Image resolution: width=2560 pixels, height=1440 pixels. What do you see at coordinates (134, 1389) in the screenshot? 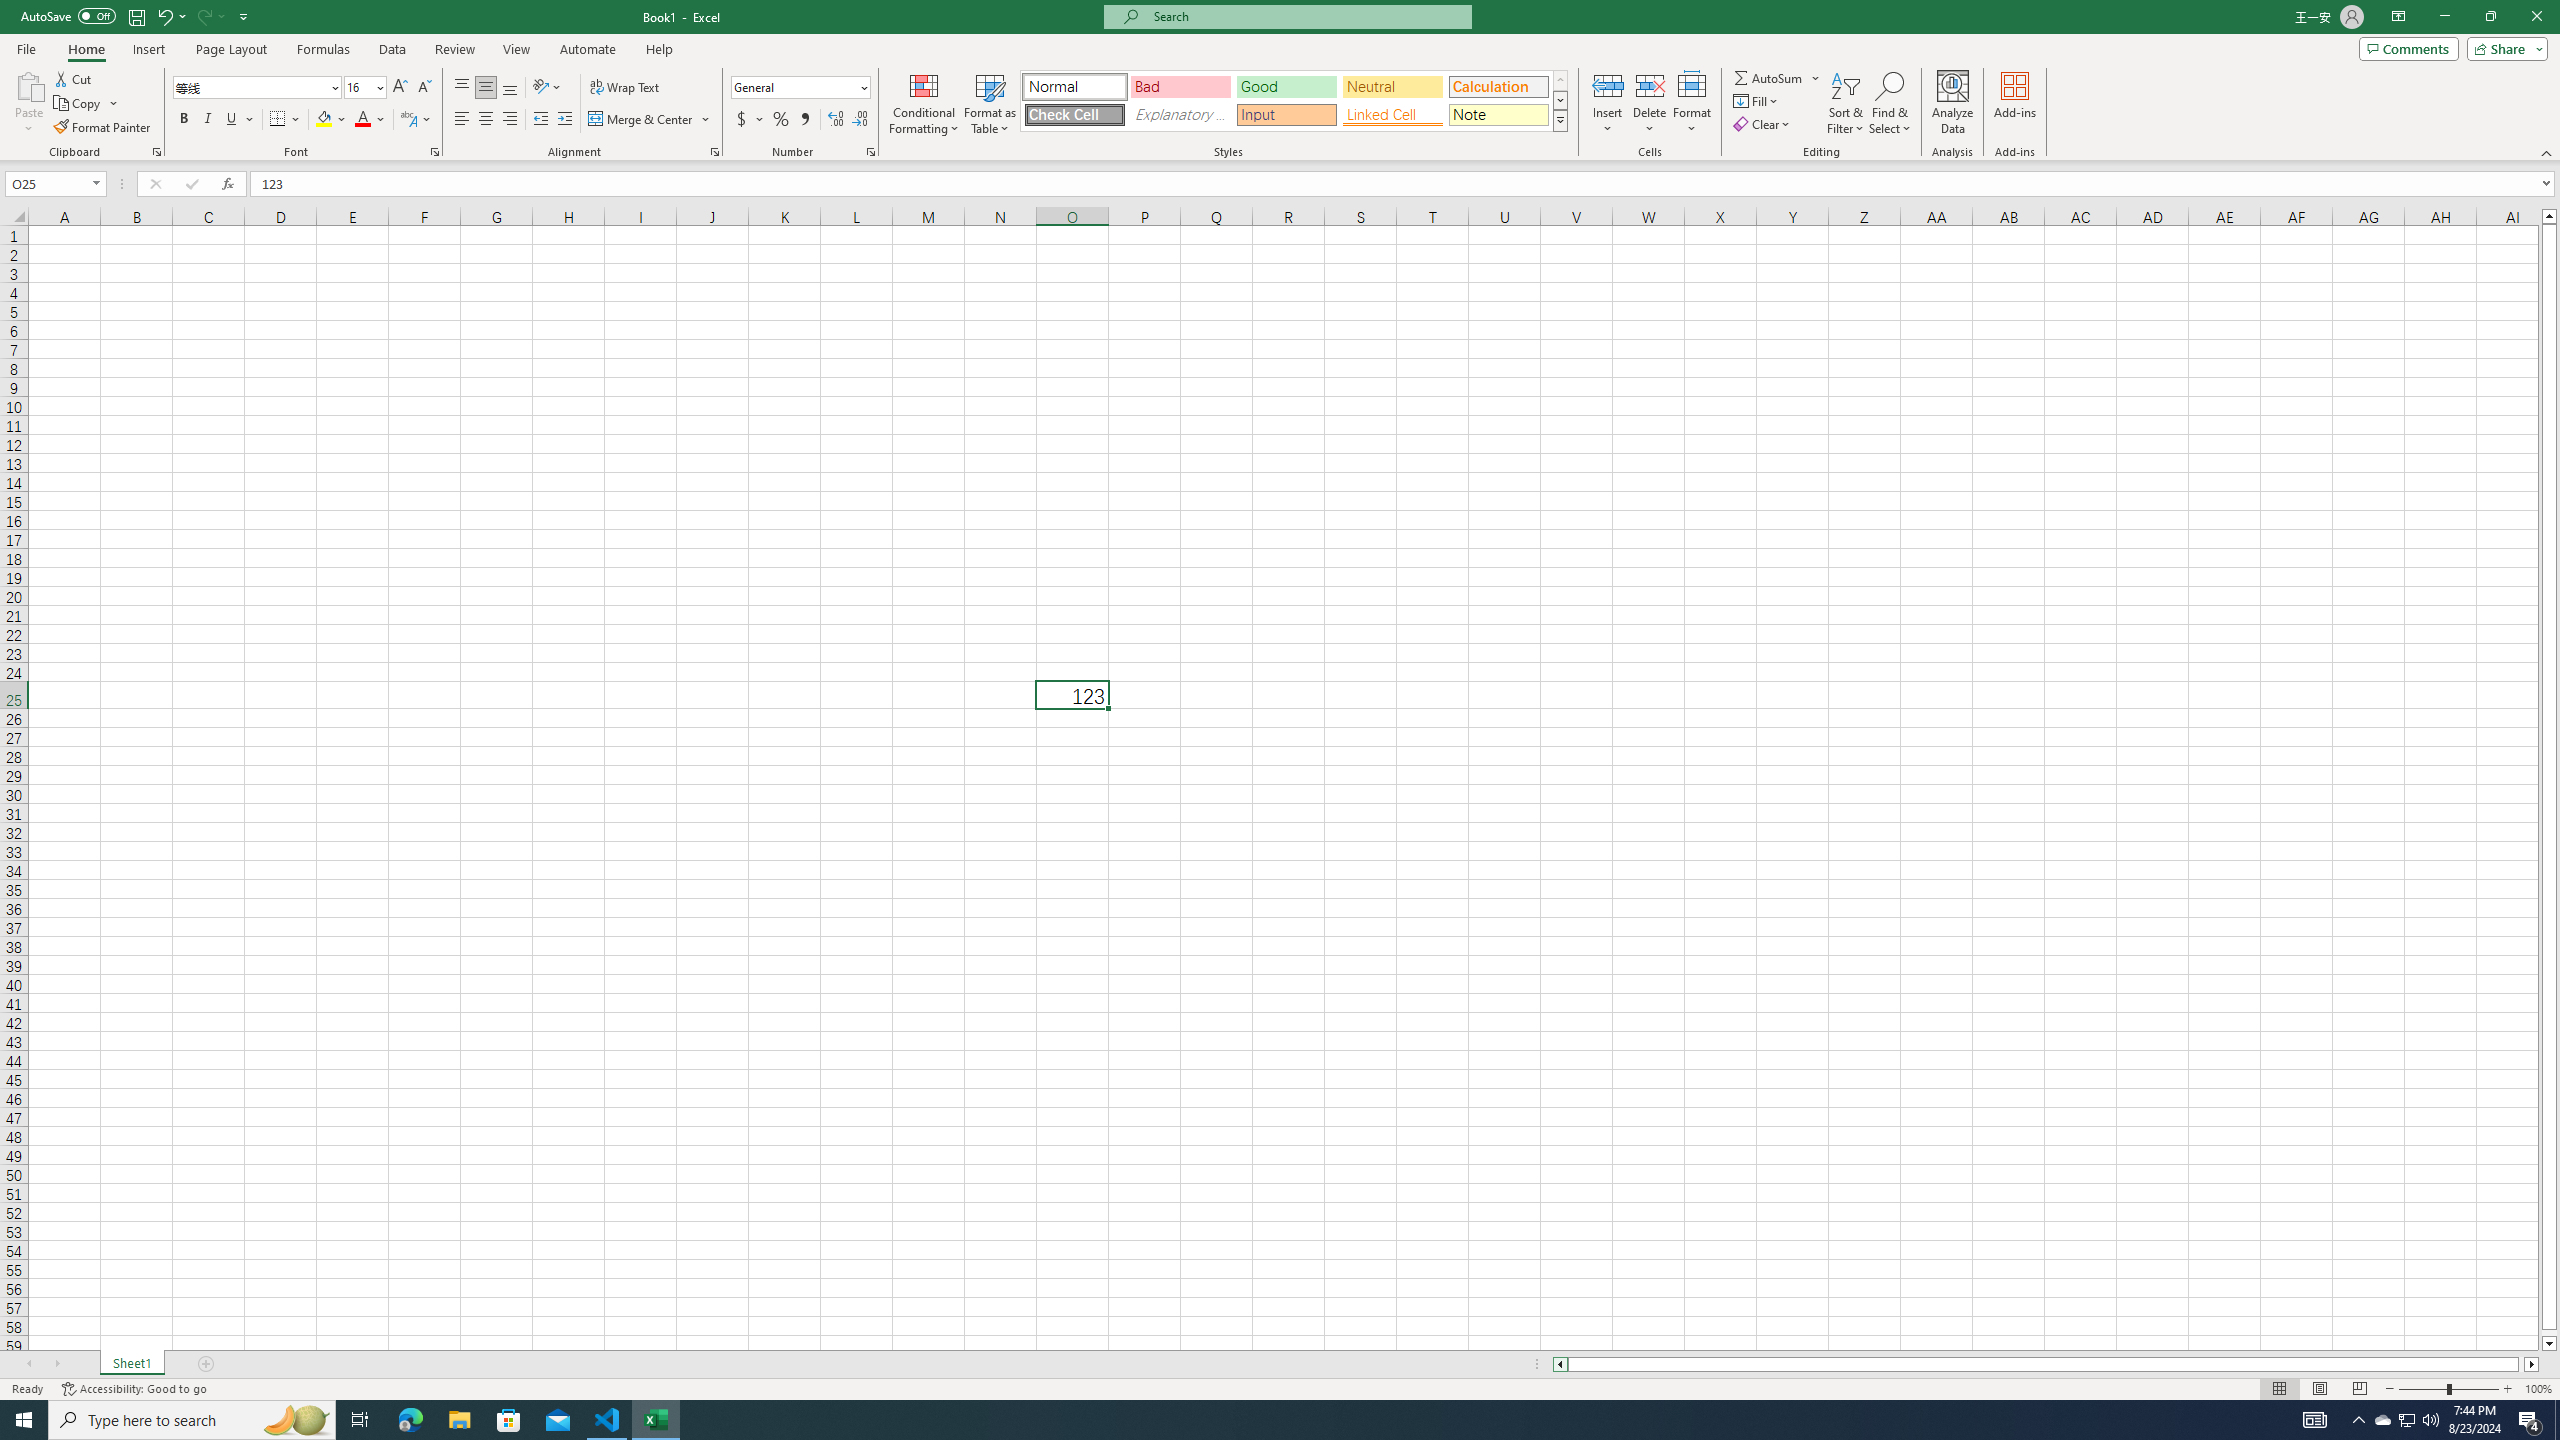
I see `'Accessibility Checker Accessibility: Good to go'` at bounding box center [134, 1389].